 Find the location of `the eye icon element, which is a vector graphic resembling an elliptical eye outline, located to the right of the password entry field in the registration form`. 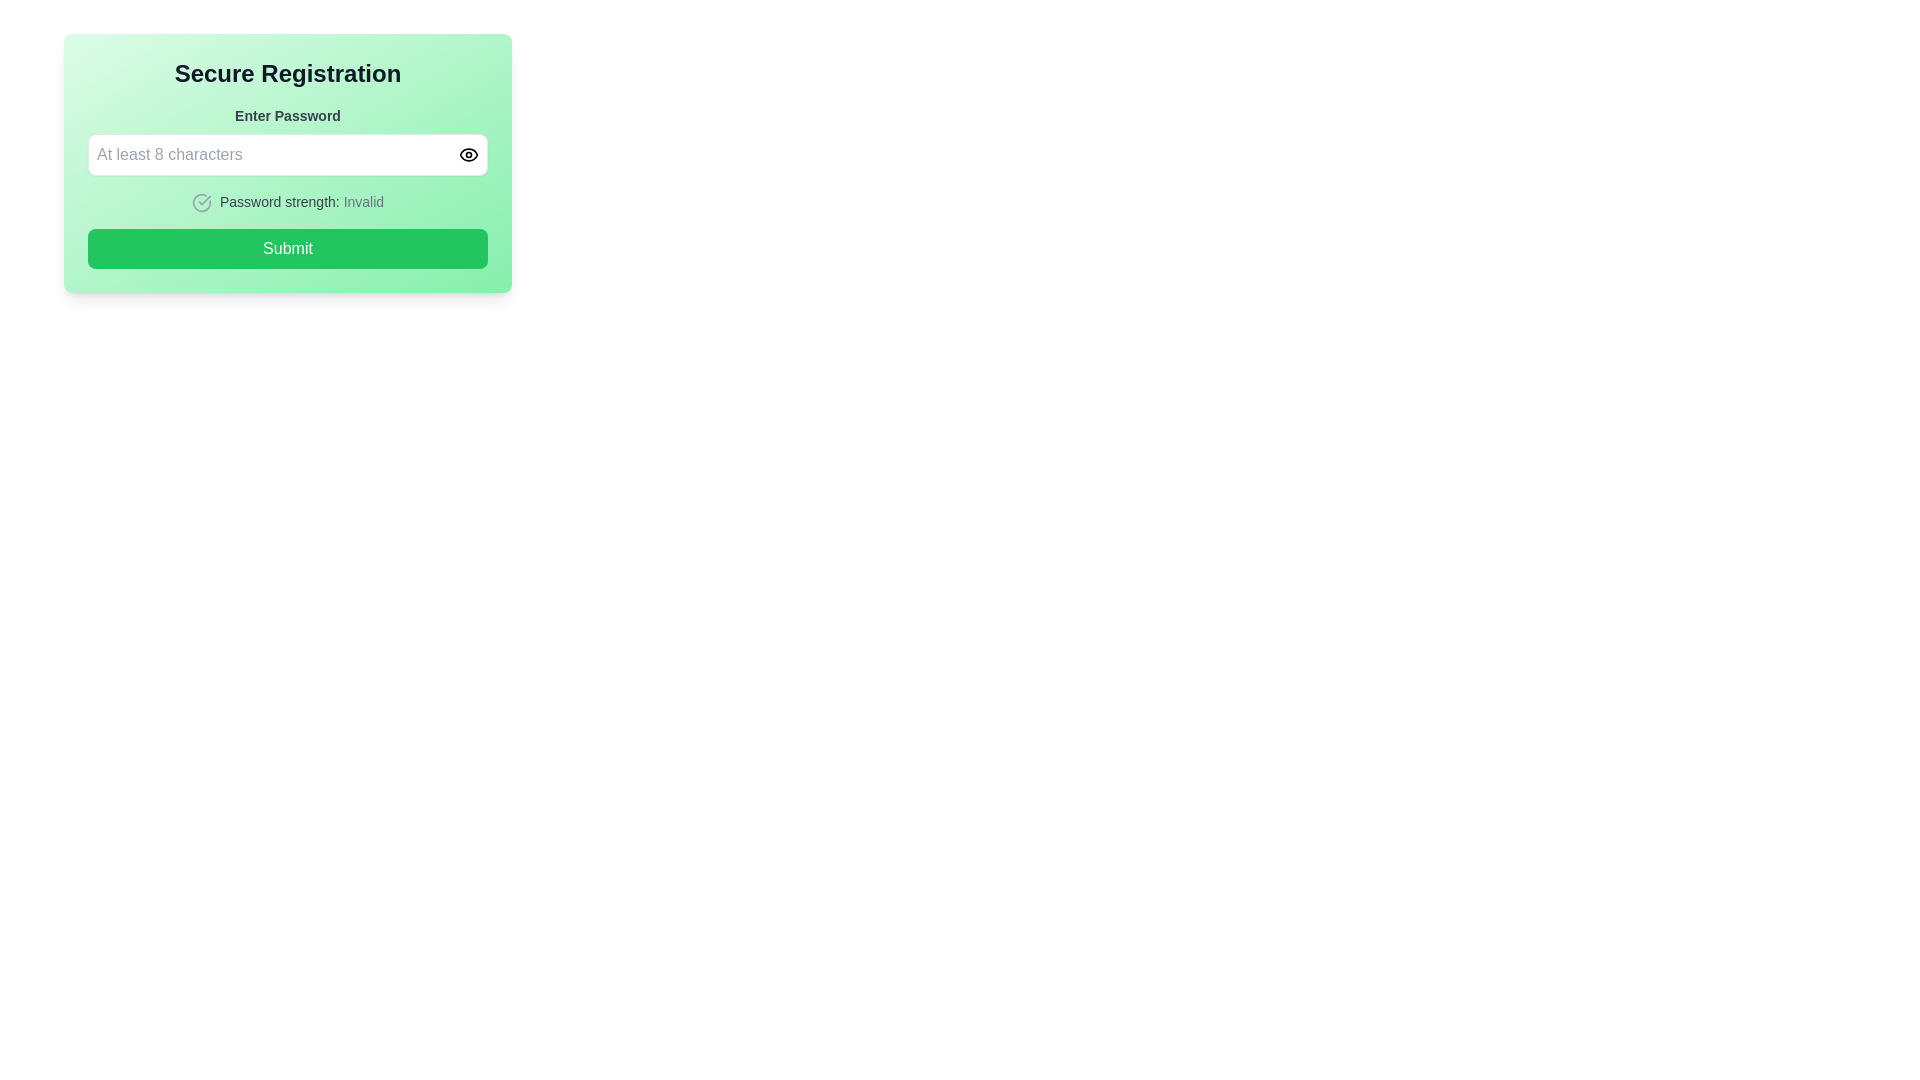

the eye icon element, which is a vector graphic resembling an elliptical eye outline, located to the right of the password entry field in the registration form is located at coordinates (468, 153).